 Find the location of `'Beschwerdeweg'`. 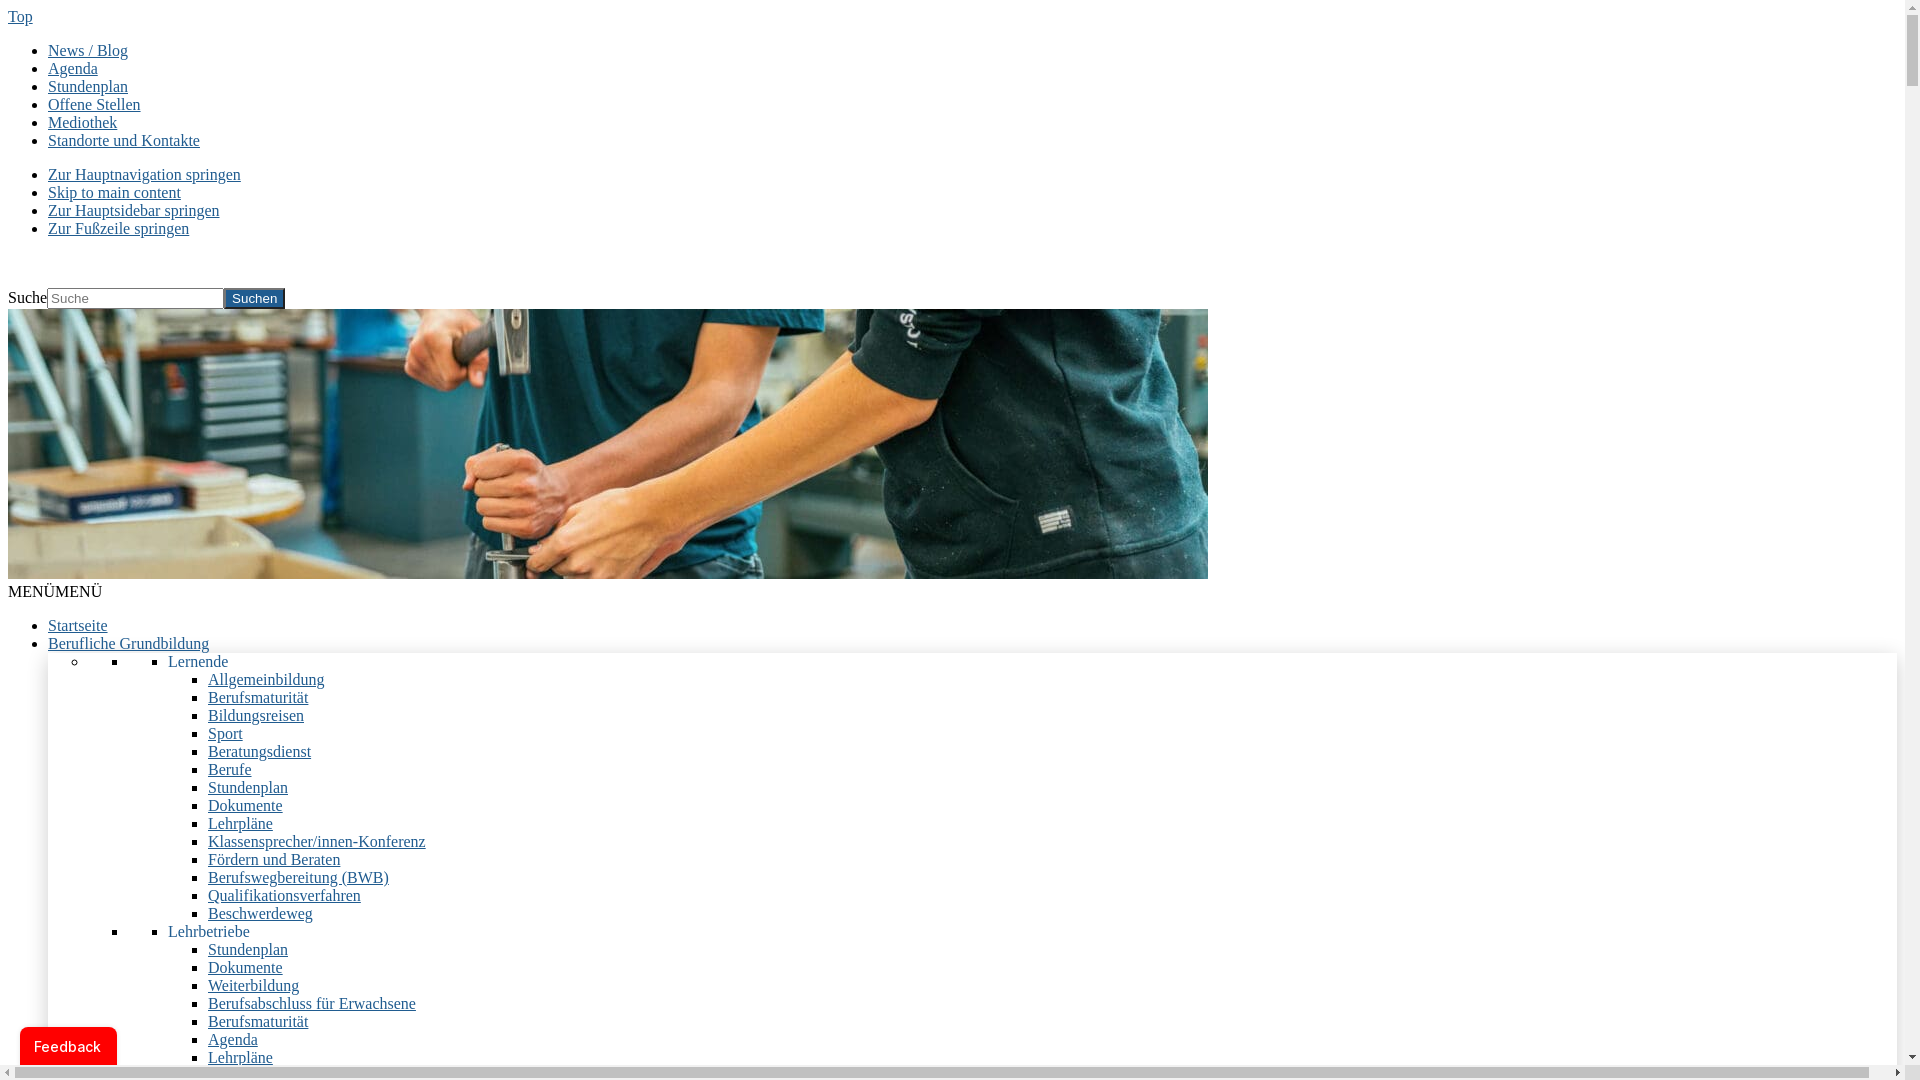

'Beschwerdeweg' is located at coordinates (259, 913).